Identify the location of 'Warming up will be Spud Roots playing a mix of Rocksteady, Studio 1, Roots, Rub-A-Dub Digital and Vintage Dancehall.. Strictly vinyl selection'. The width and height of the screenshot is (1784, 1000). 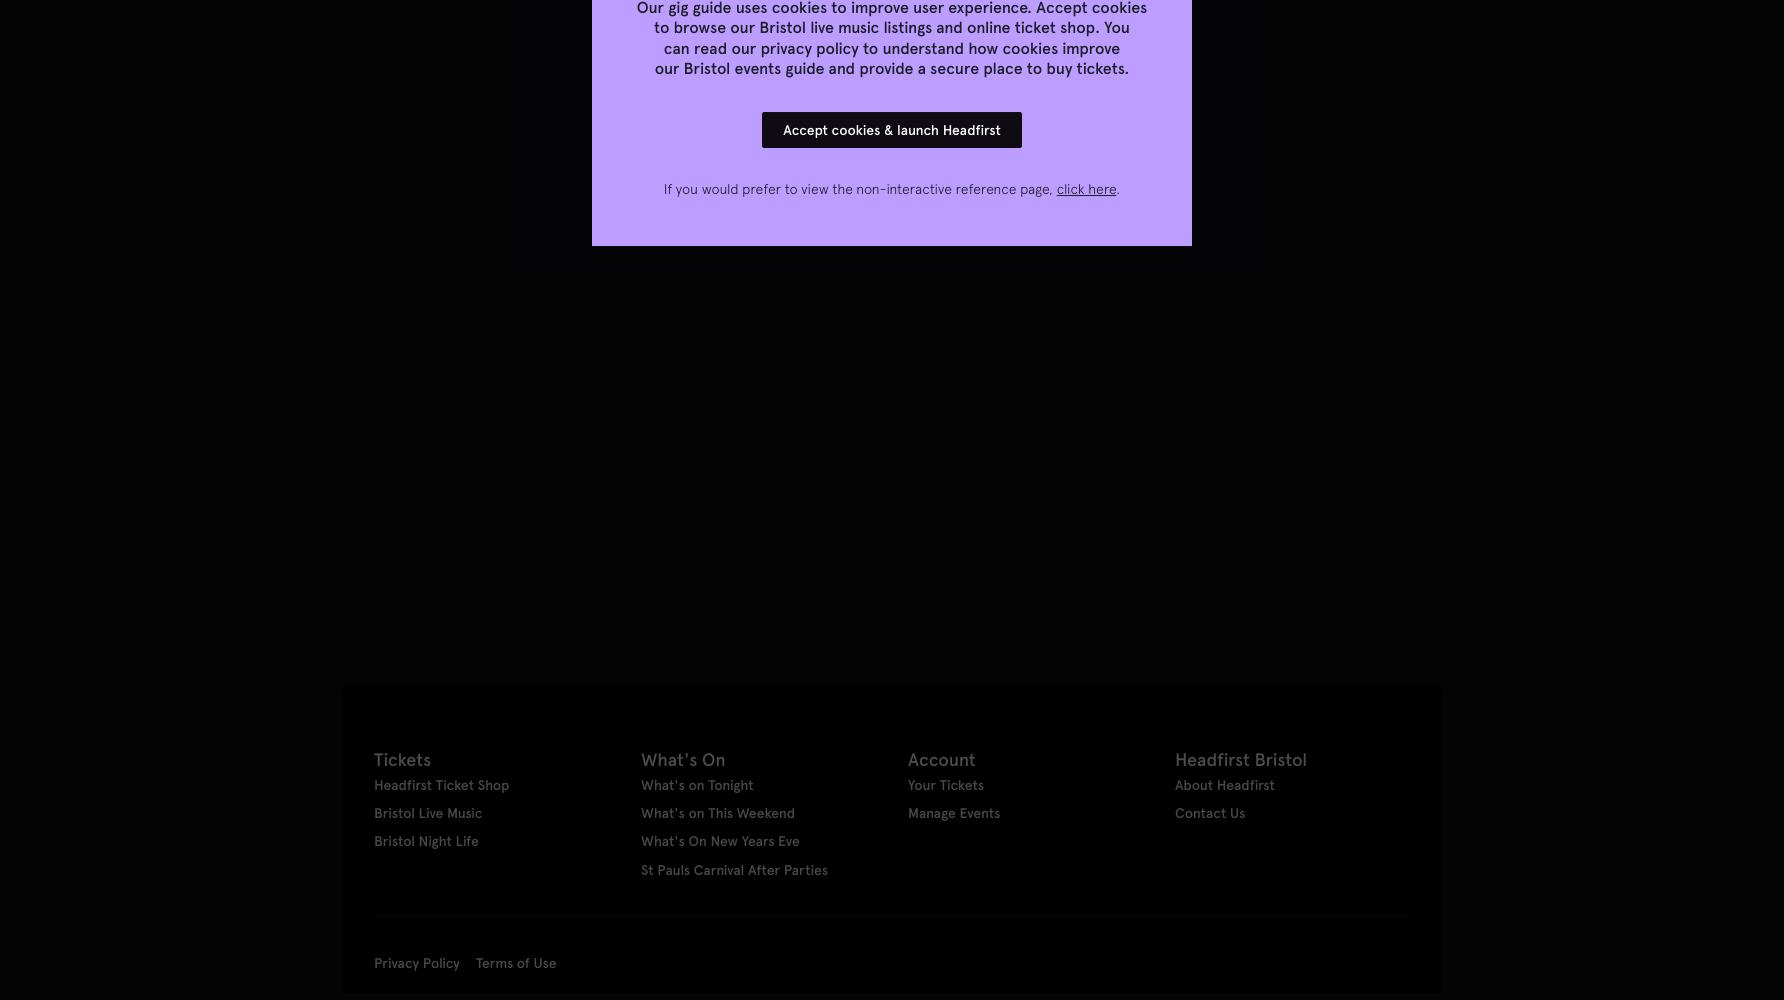
(340, 501).